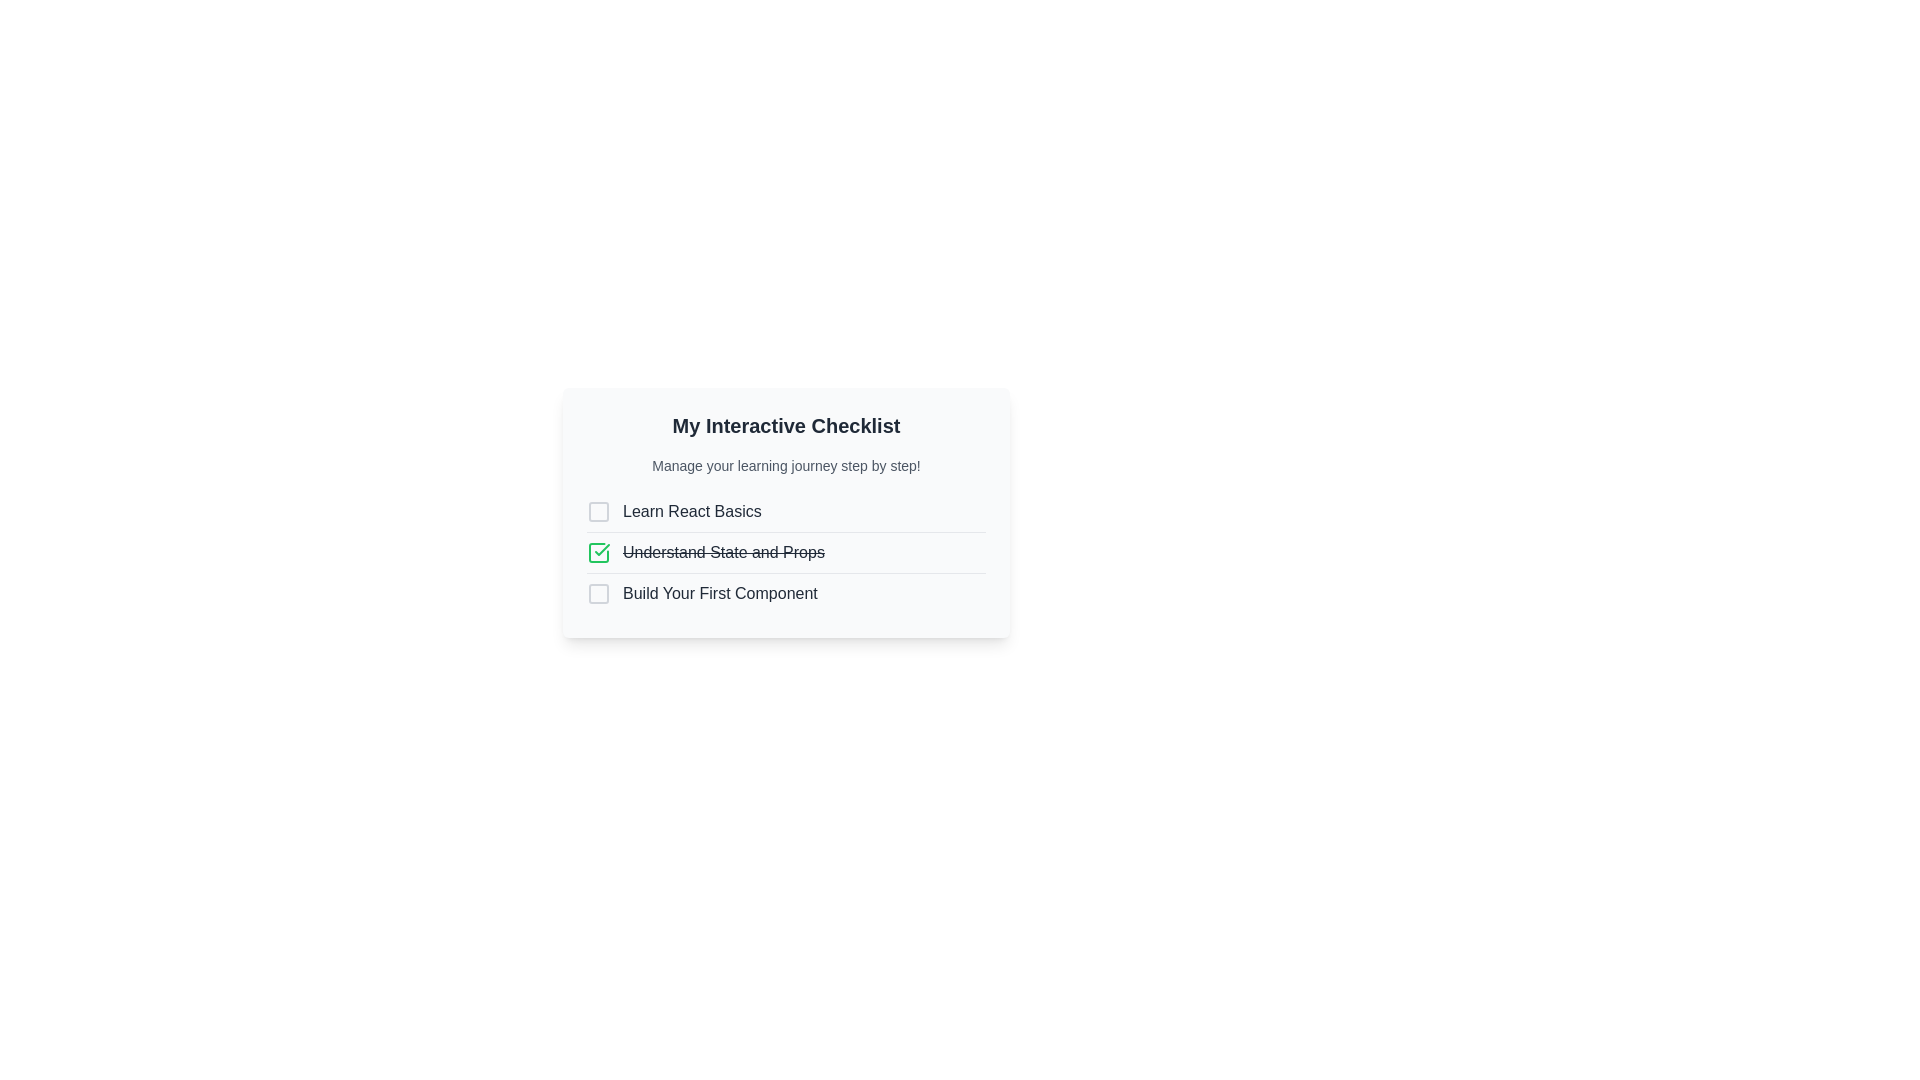  Describe the element at coordinates (785, 592) in the screenshot. I see `associated text of the third checkbox item in the interactive checklist, which is located below 'Understand State and Props'` at that location.